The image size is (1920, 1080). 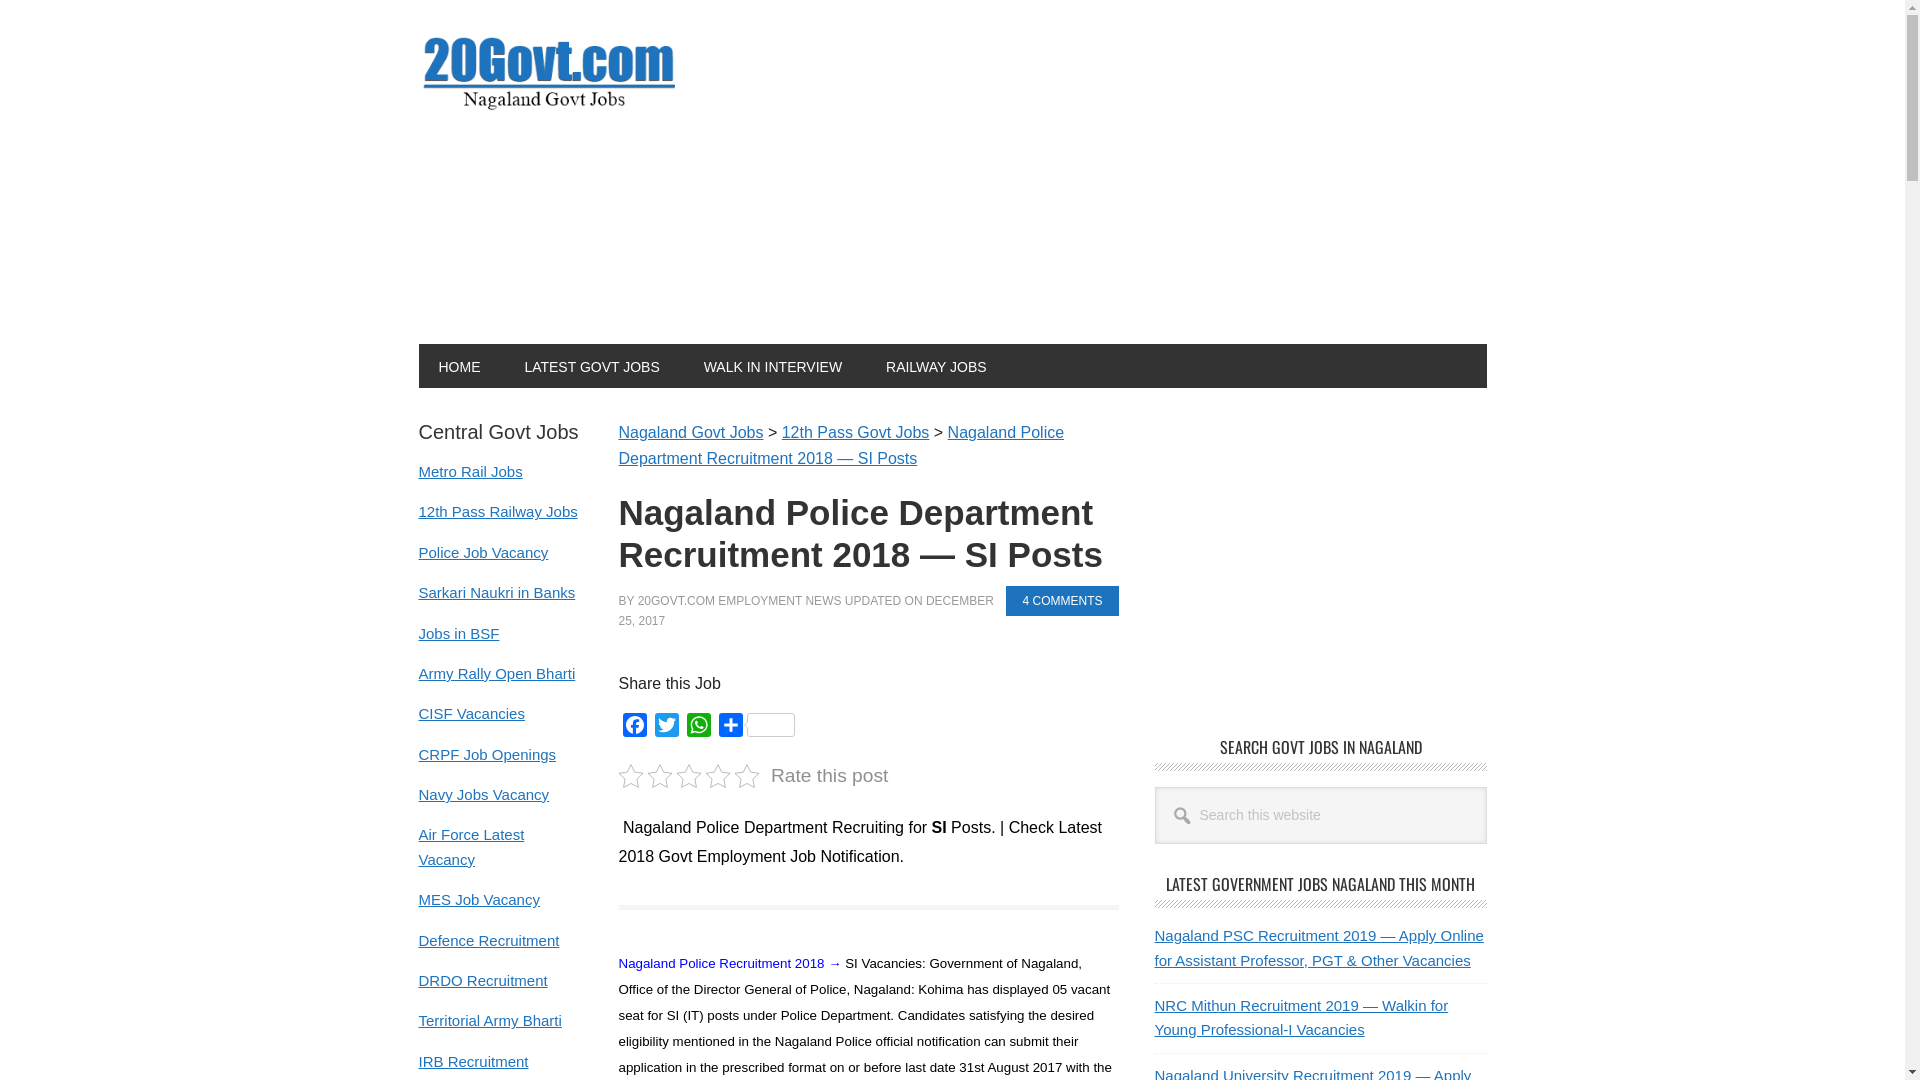 I want to click on 'Air Force Latest Vacancy', so click(x=469, y=846).